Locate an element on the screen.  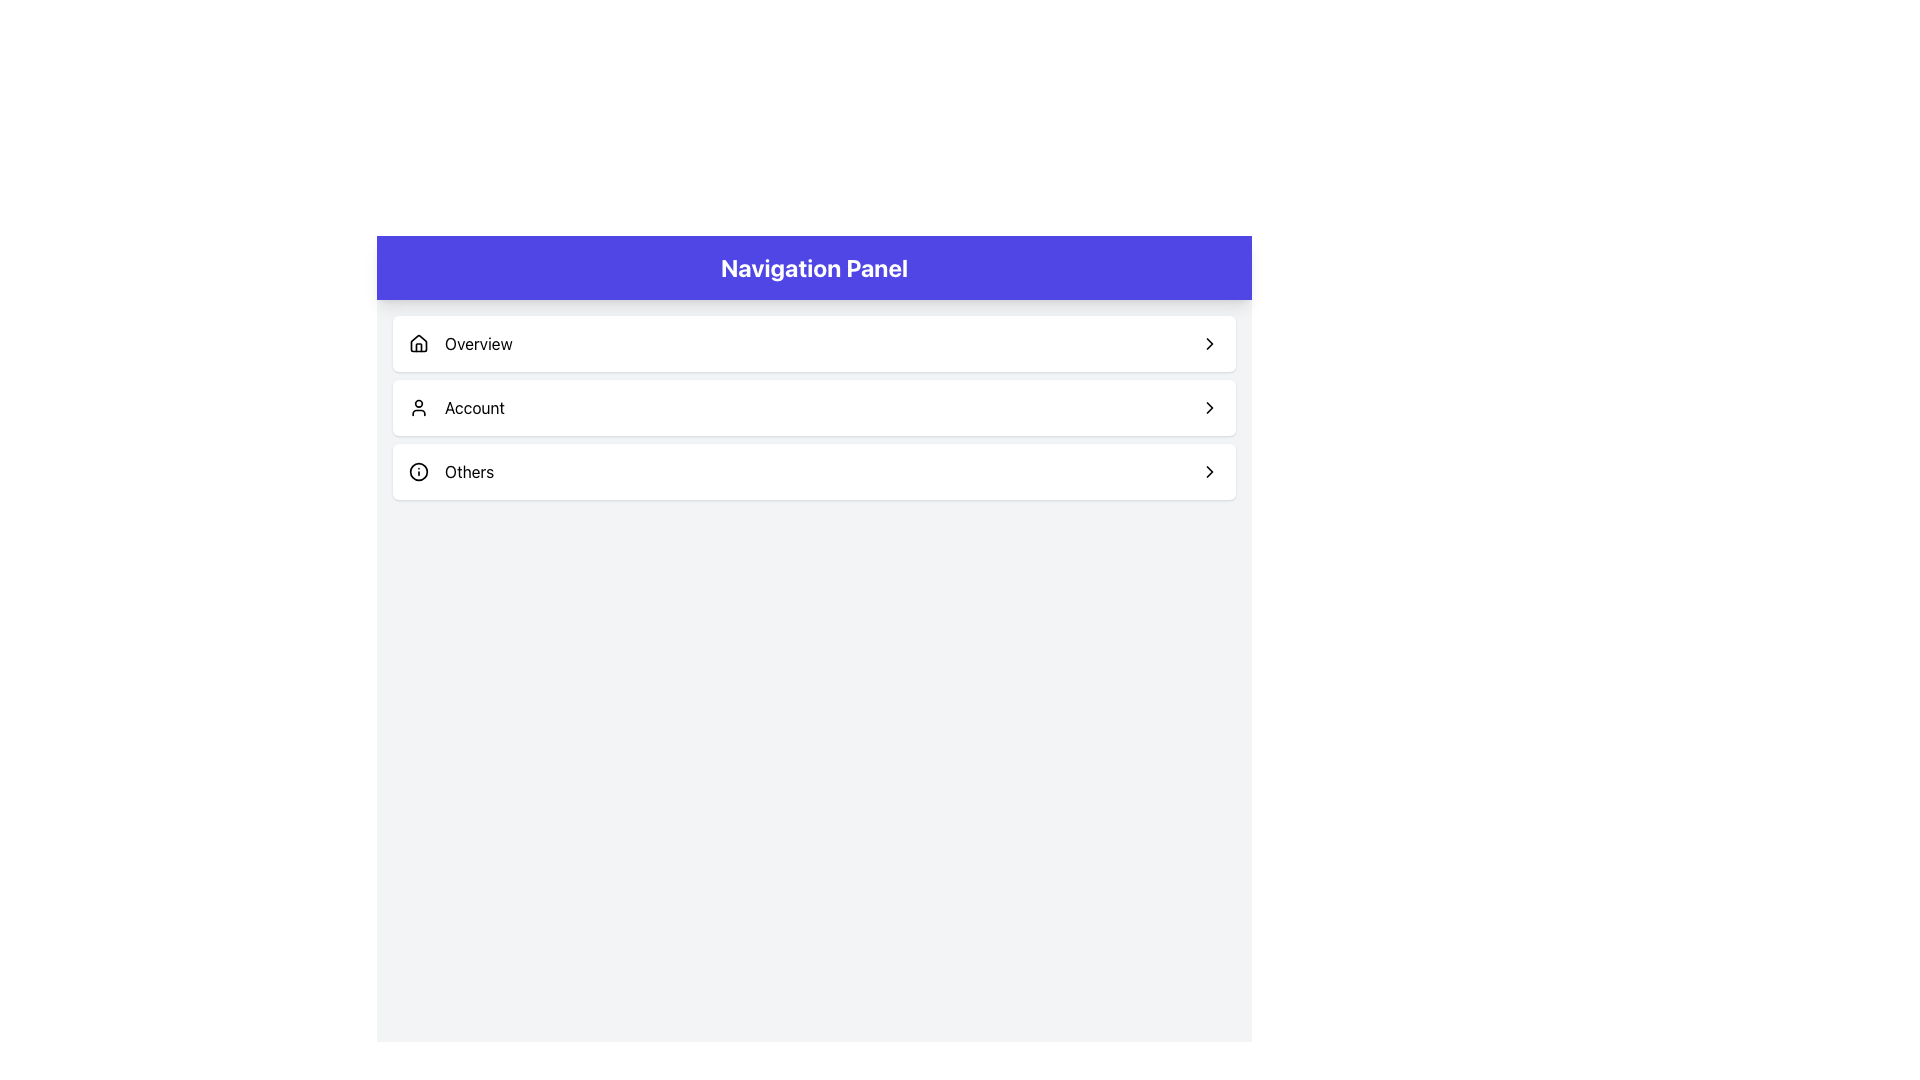
the navigational button located between 'Overview' and 'Others' is located at coordinates (814, 407).